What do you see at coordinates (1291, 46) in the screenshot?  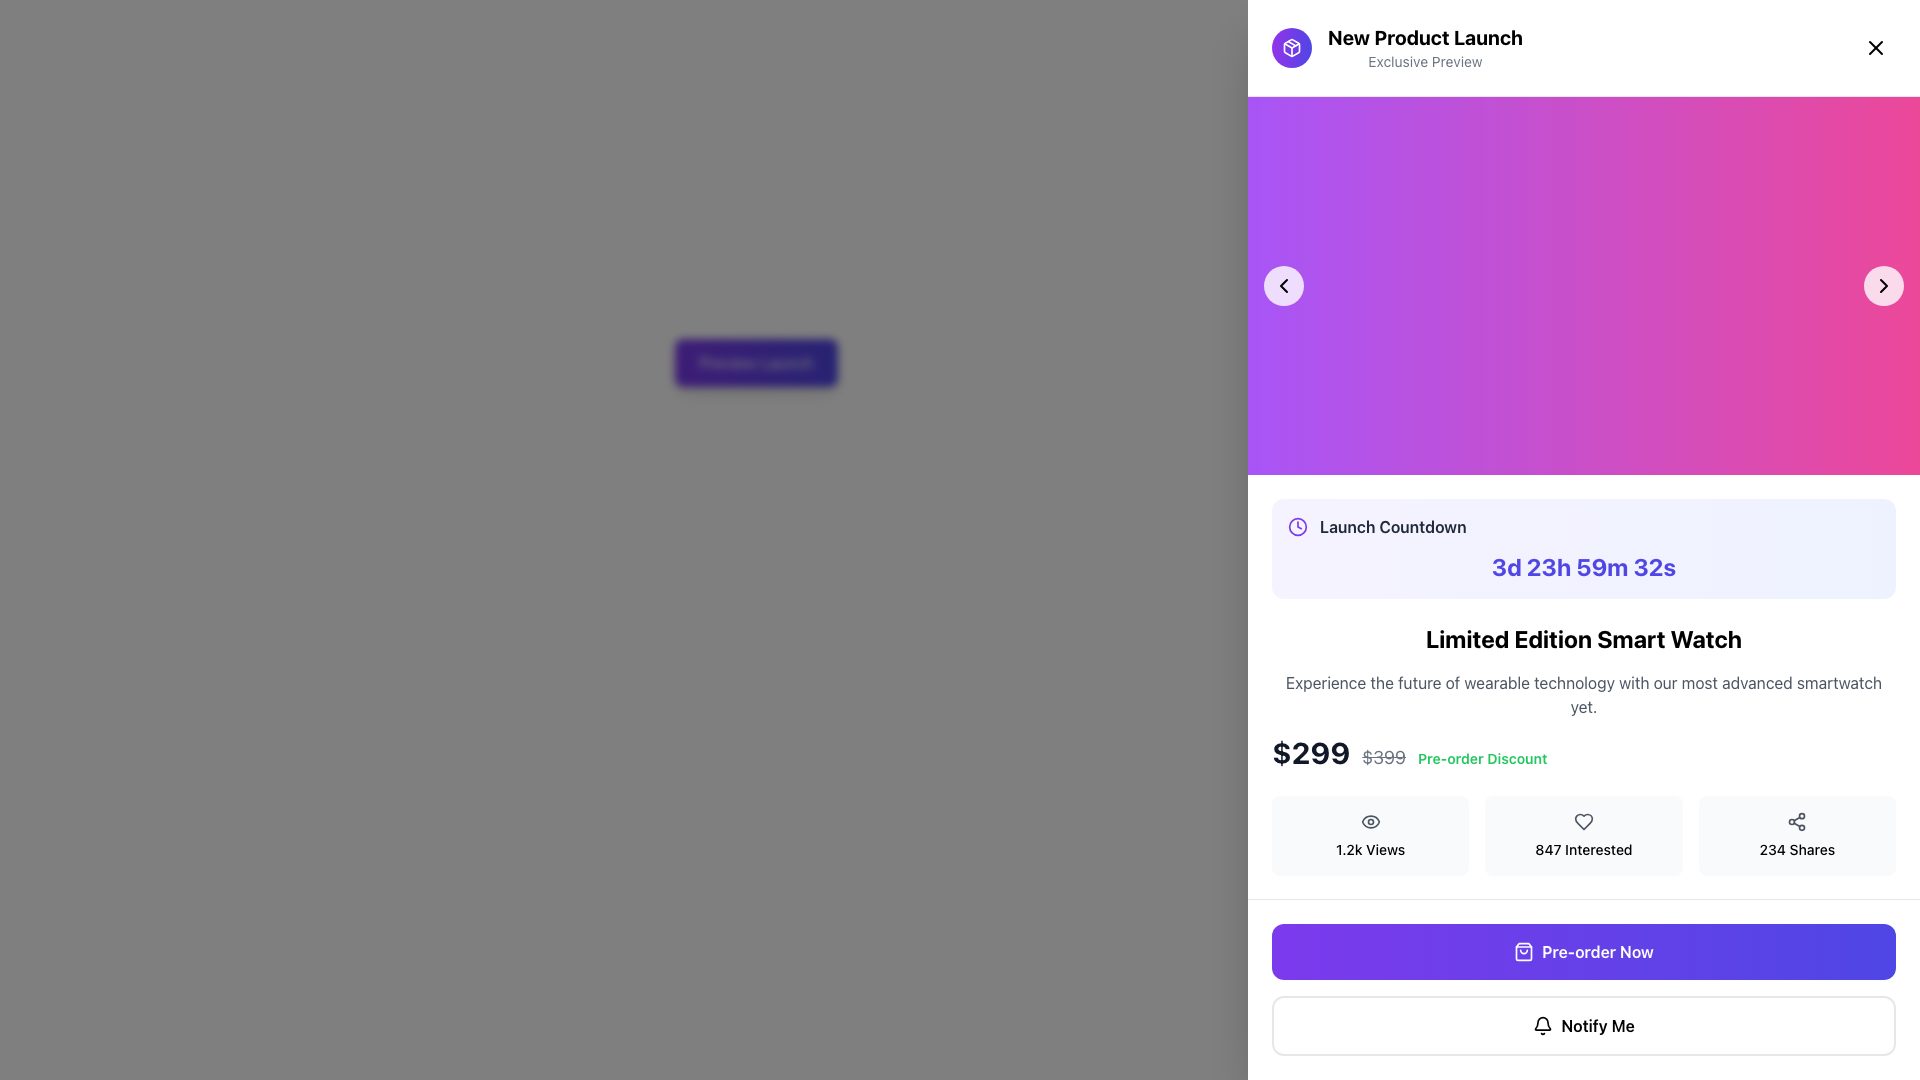 I see `the circular icon with a gradient background transitioning from purple to indigo, which contains a white geometric icon resembling a package, located to the left of the title 'New Product Launch'` at bounding box center [1291, 46].